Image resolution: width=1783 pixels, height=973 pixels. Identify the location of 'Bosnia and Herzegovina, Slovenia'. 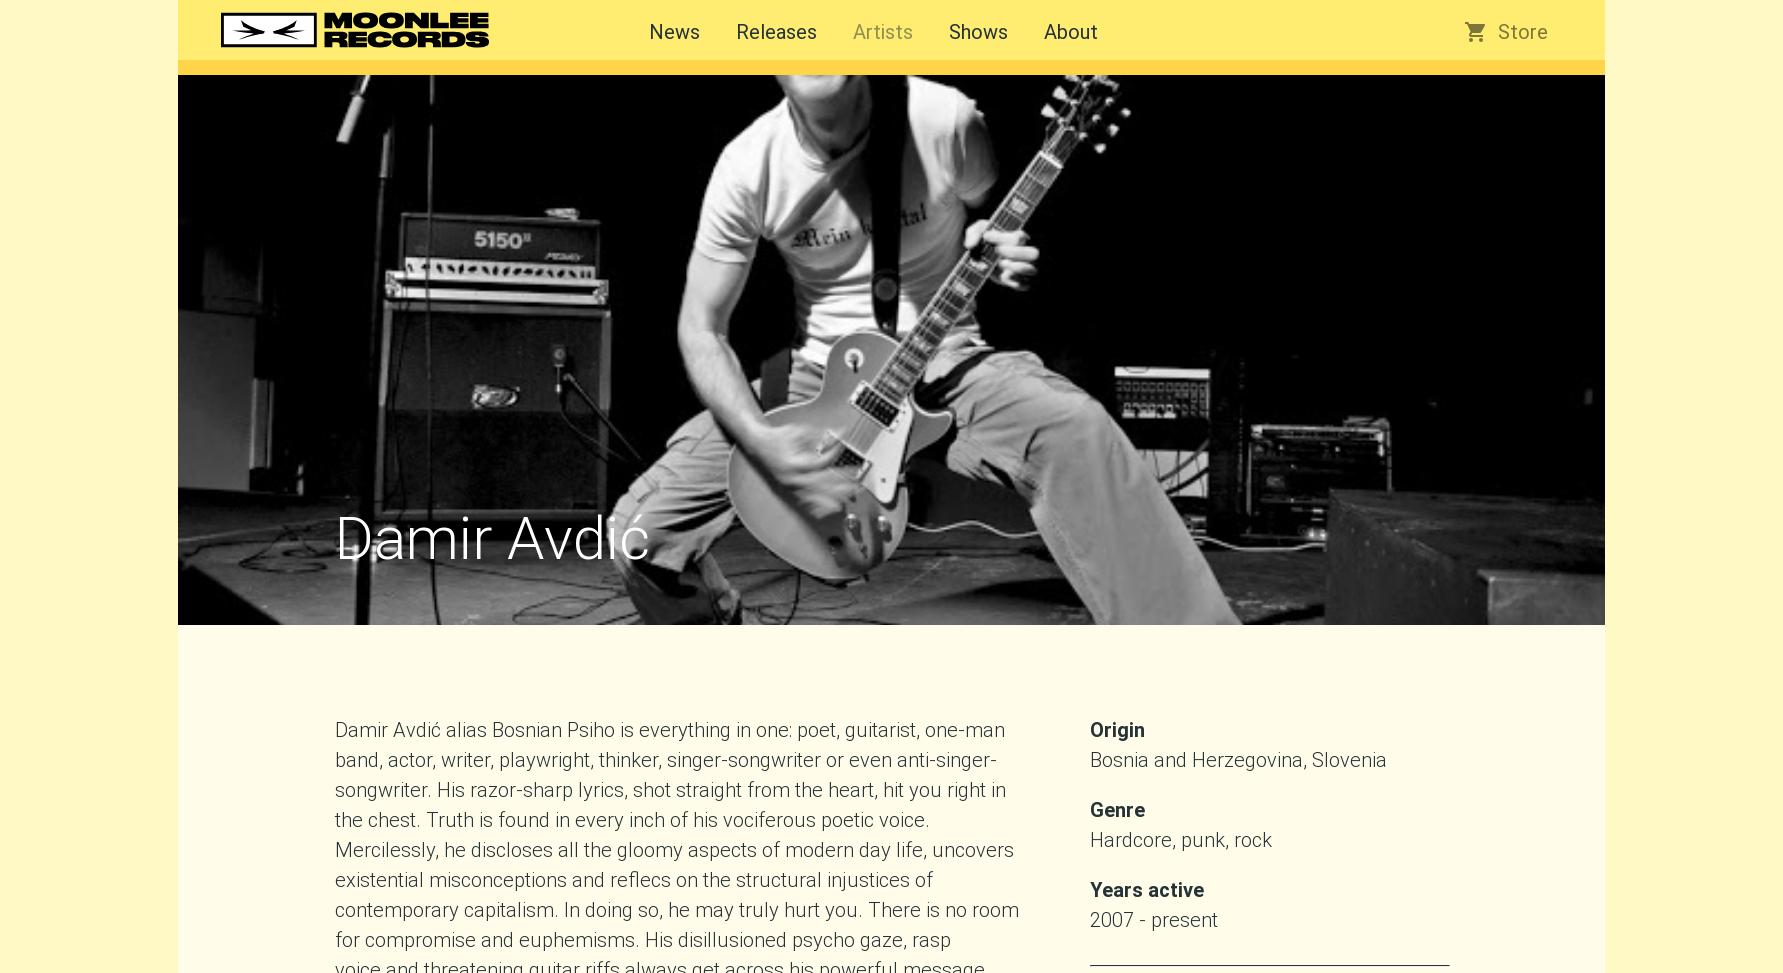
(1089, 760).